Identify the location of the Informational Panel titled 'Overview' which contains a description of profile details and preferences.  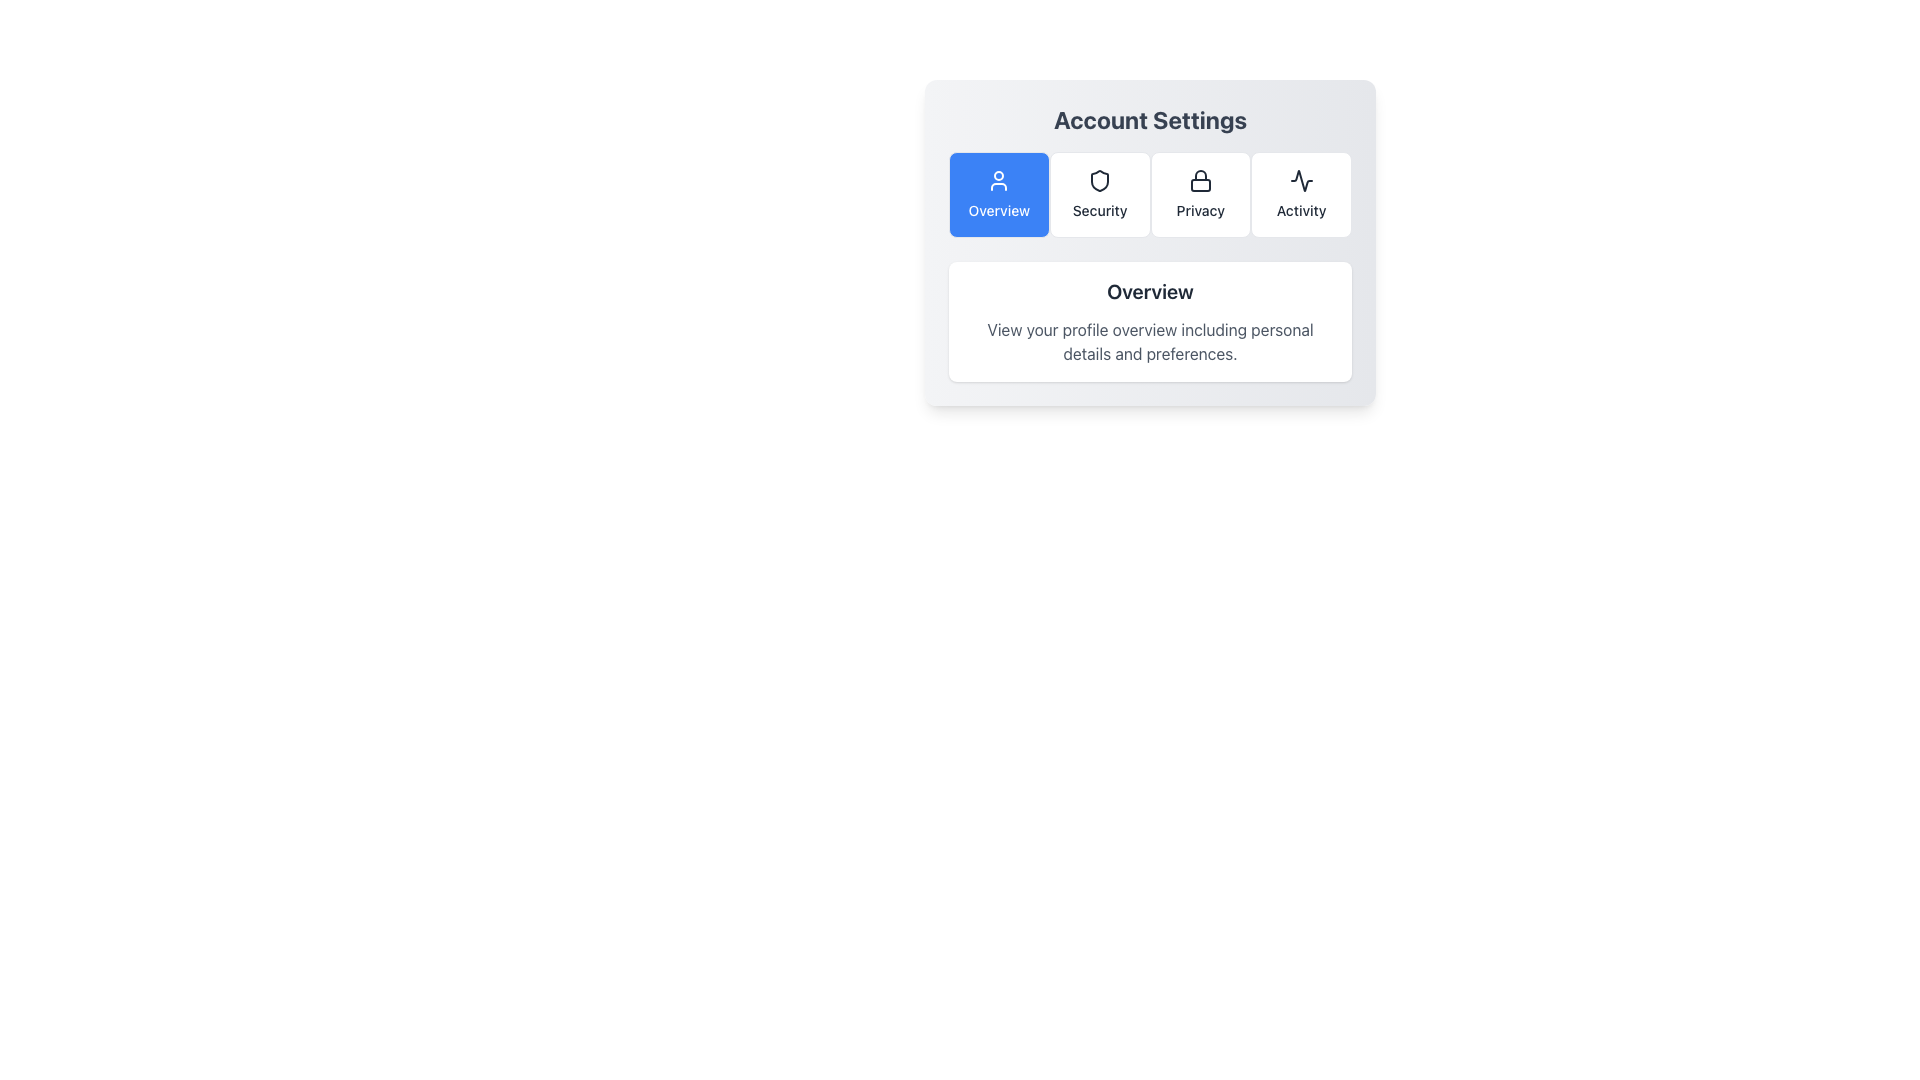
(1150, 320).